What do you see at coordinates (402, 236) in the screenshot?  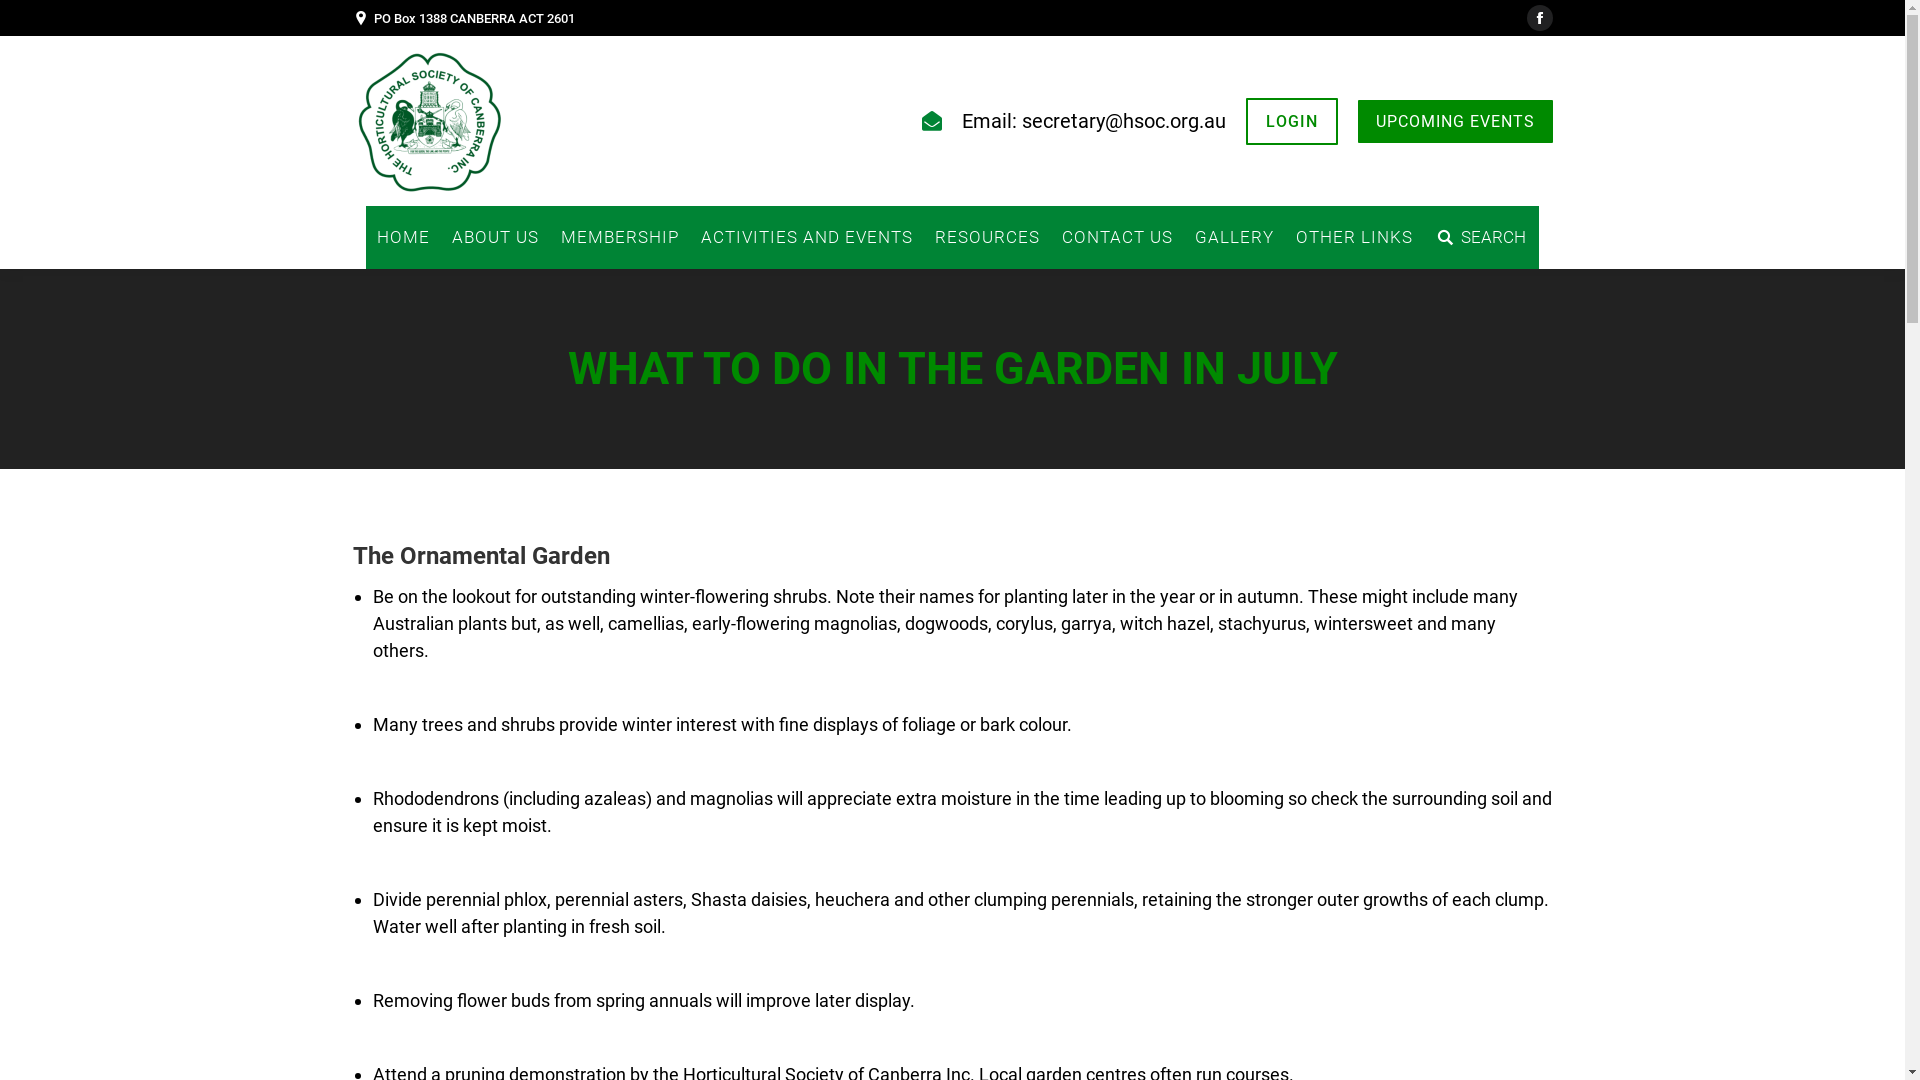 I see `'HOME'` at bounding box center [402, 236].